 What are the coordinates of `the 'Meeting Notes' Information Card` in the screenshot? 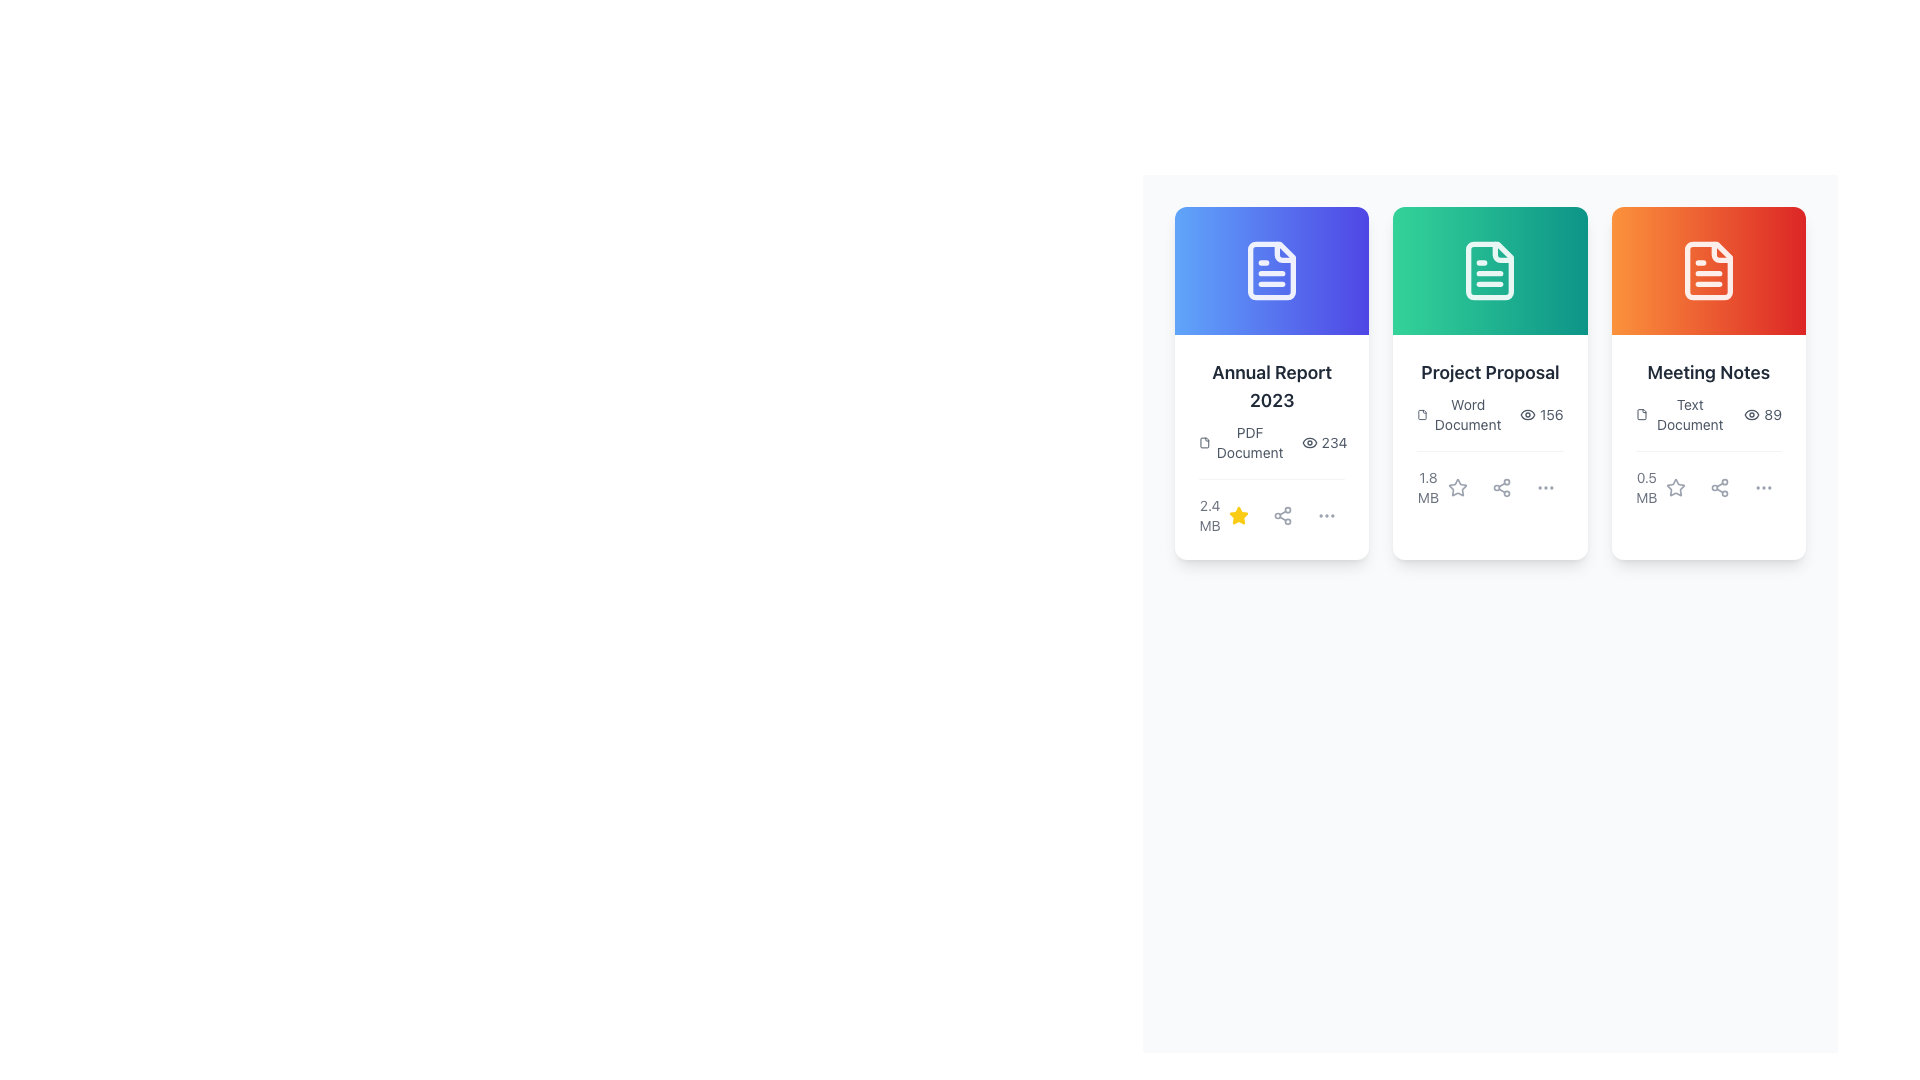 It's located at (1707, 383).